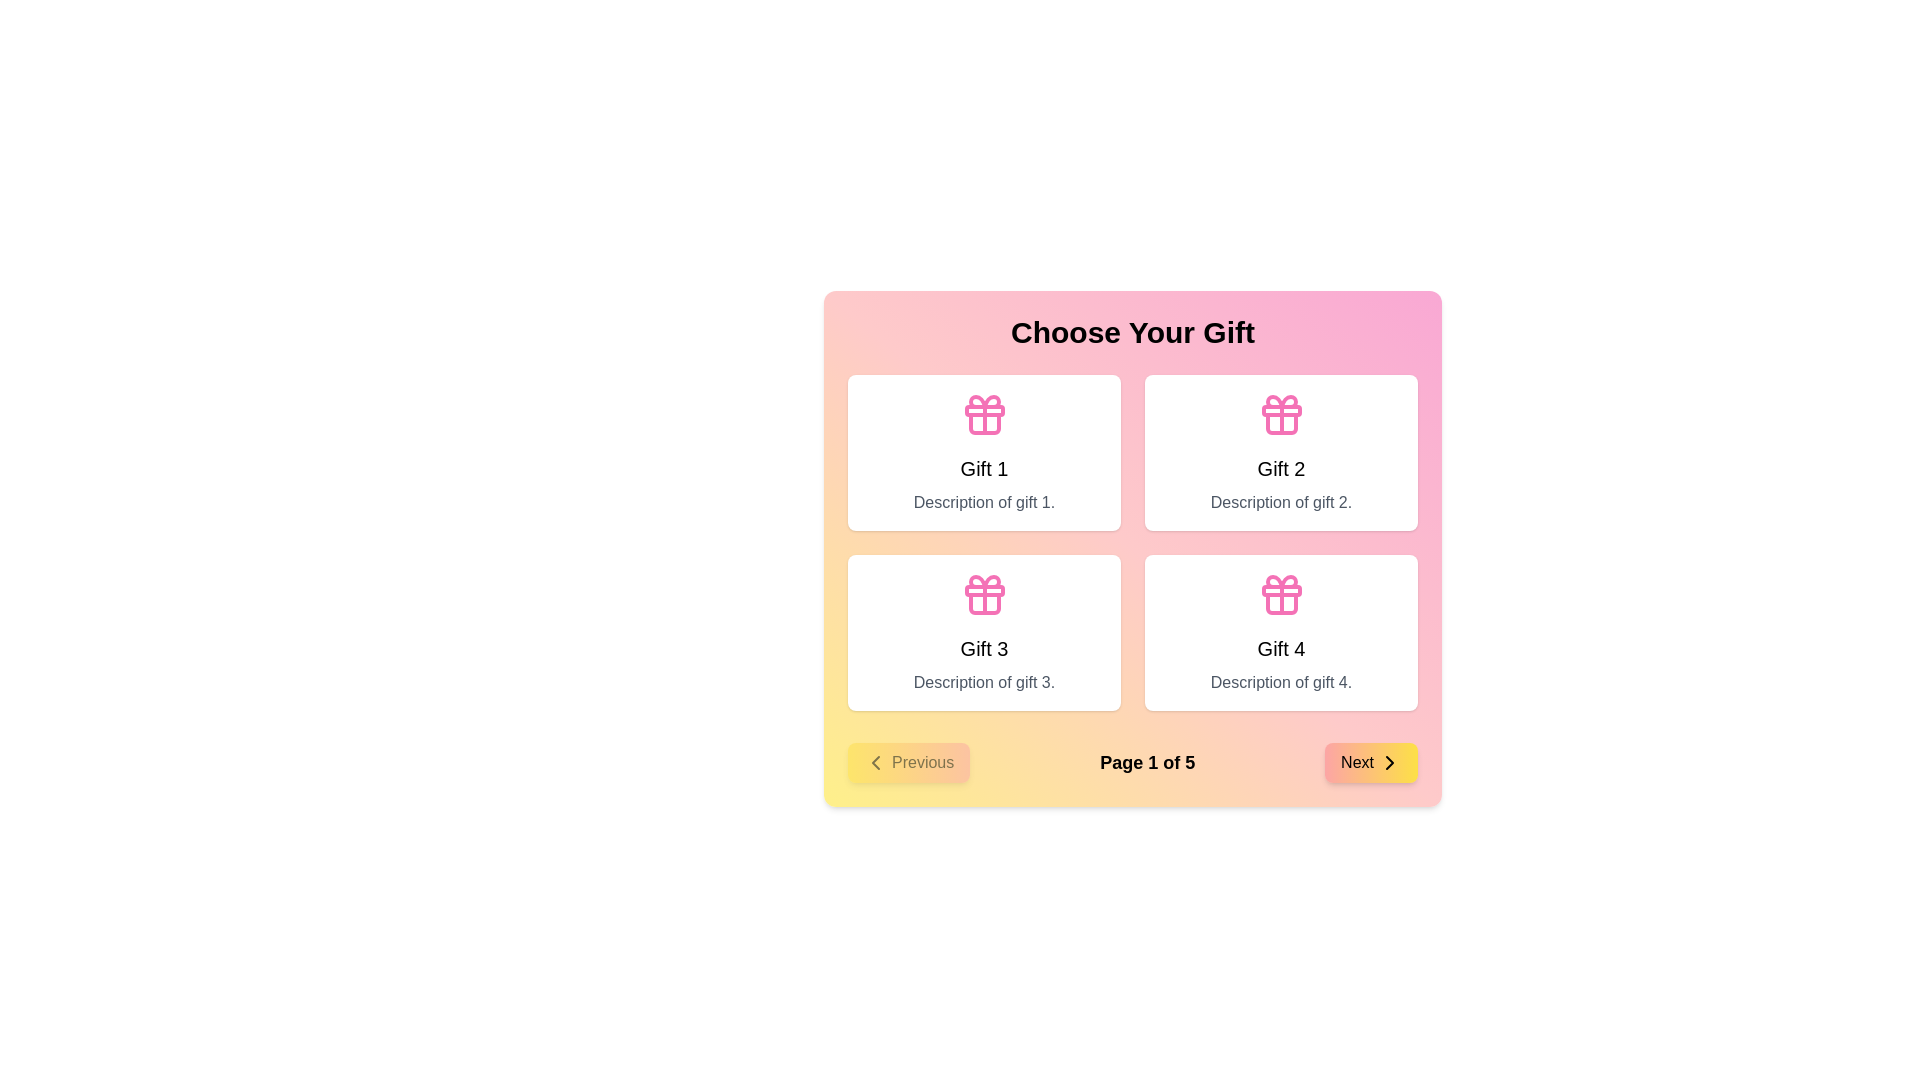 This screenshot has width=1920, height=1080. What do you see at coordinates (984, 469) in the screenshot?
I see `the static text label reading 'Gift 1', which is centrally aligned in the top-left card of a 2x2 grid layout` at bounding box center [984, 469].